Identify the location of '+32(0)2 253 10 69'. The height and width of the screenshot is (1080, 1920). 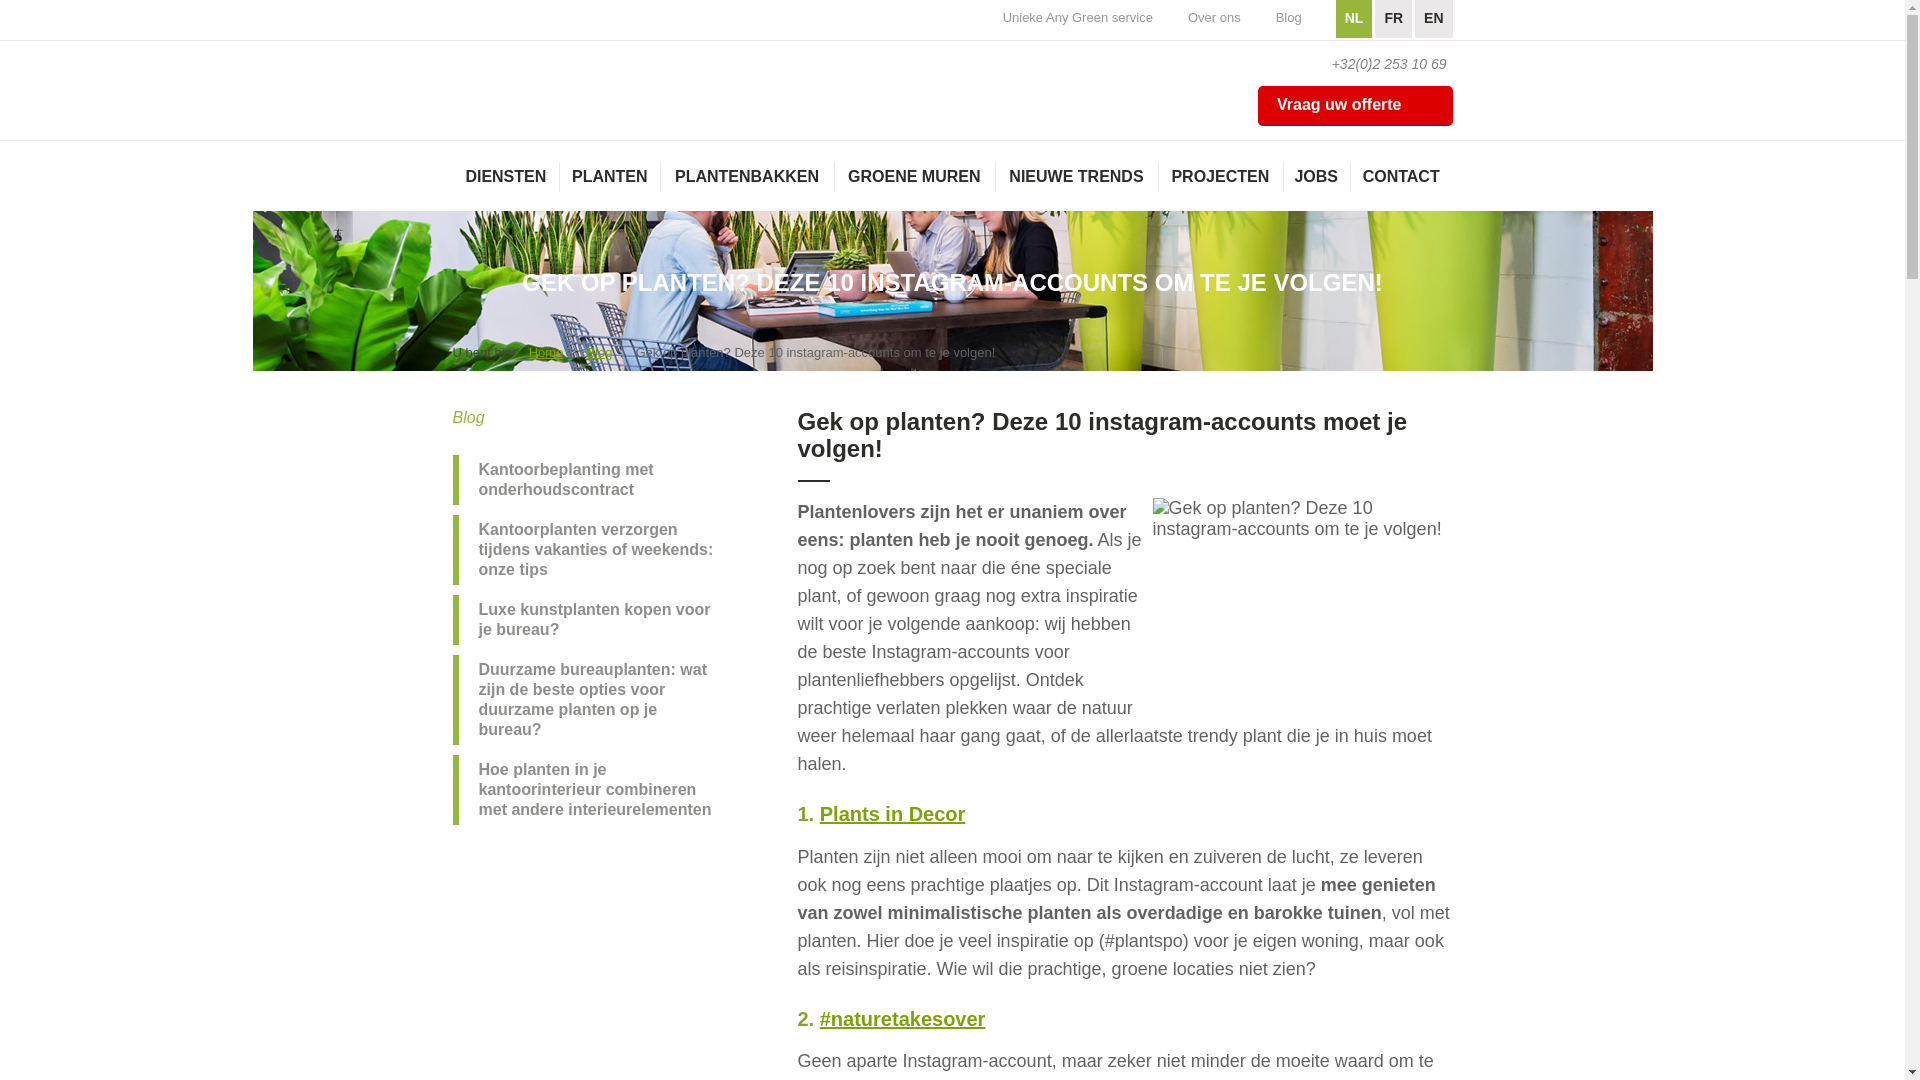
(1377, 63).